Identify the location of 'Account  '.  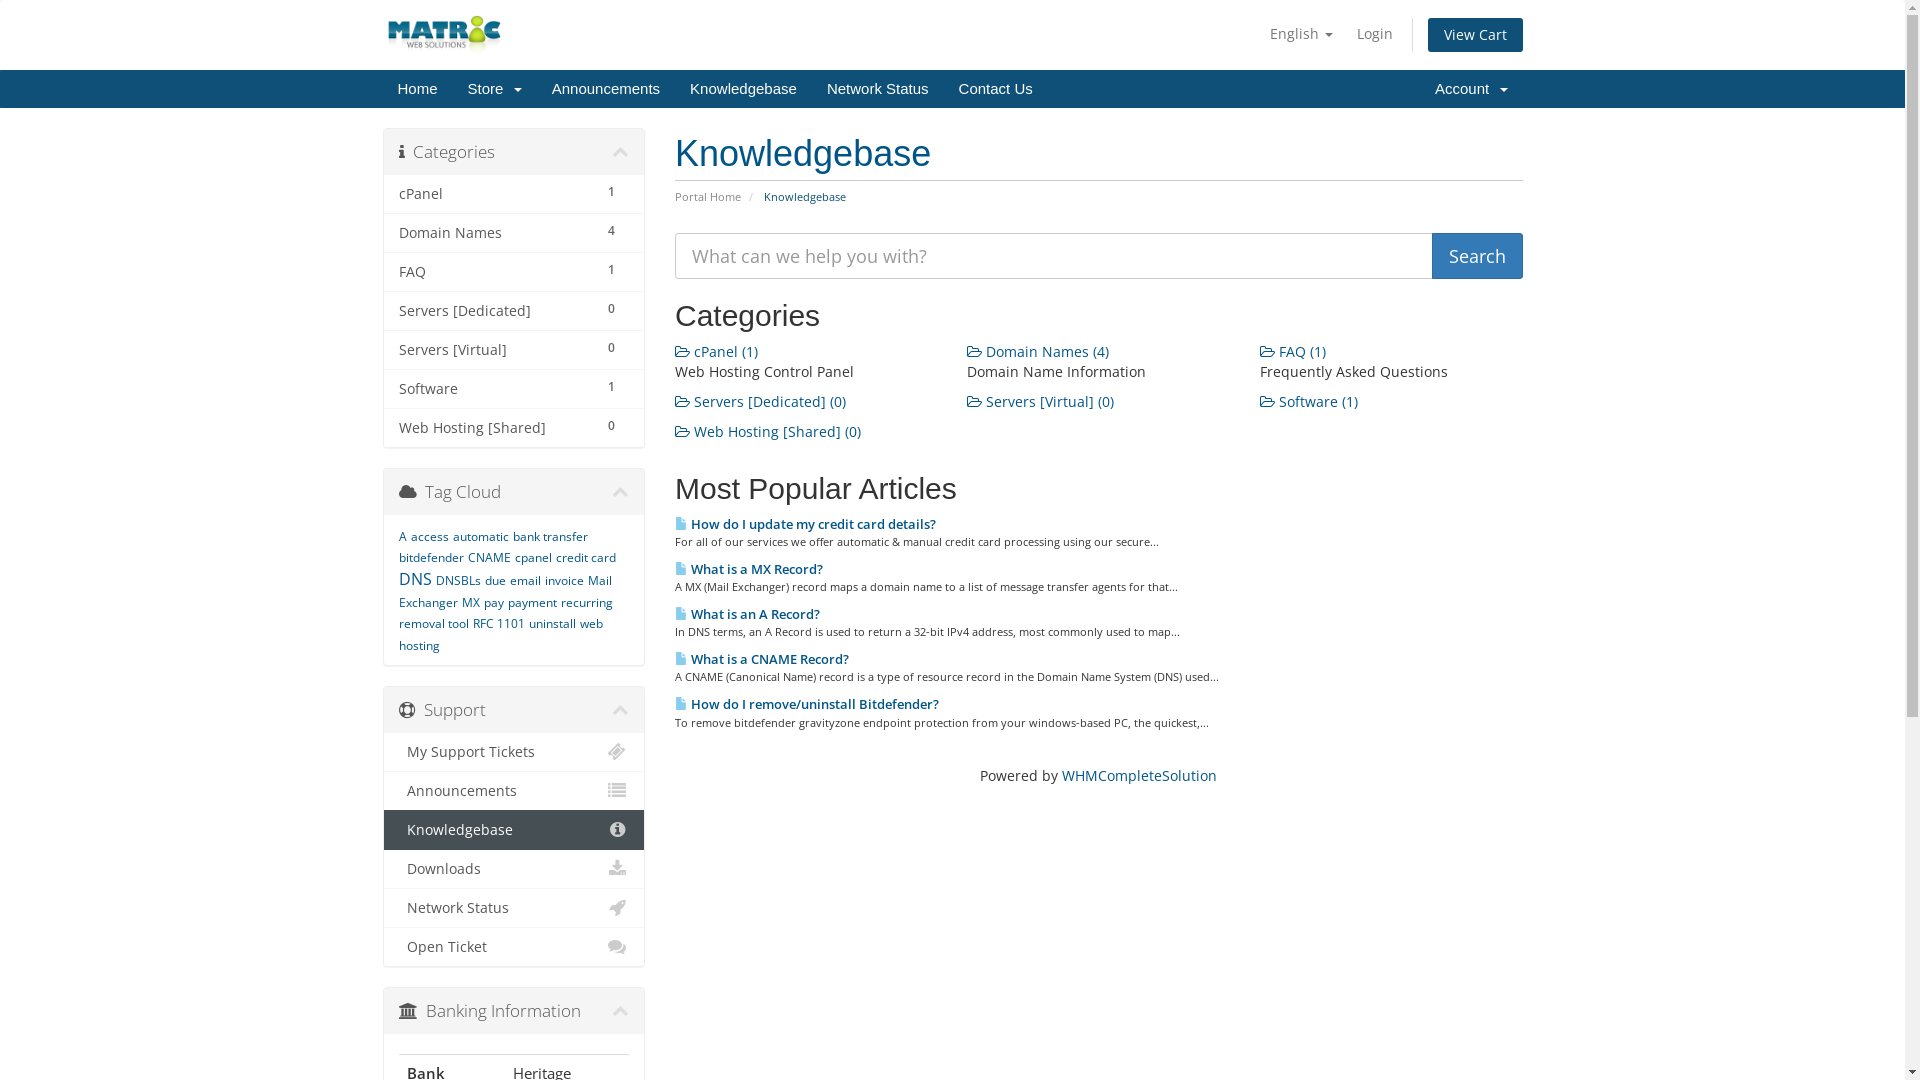
(1471, 87).